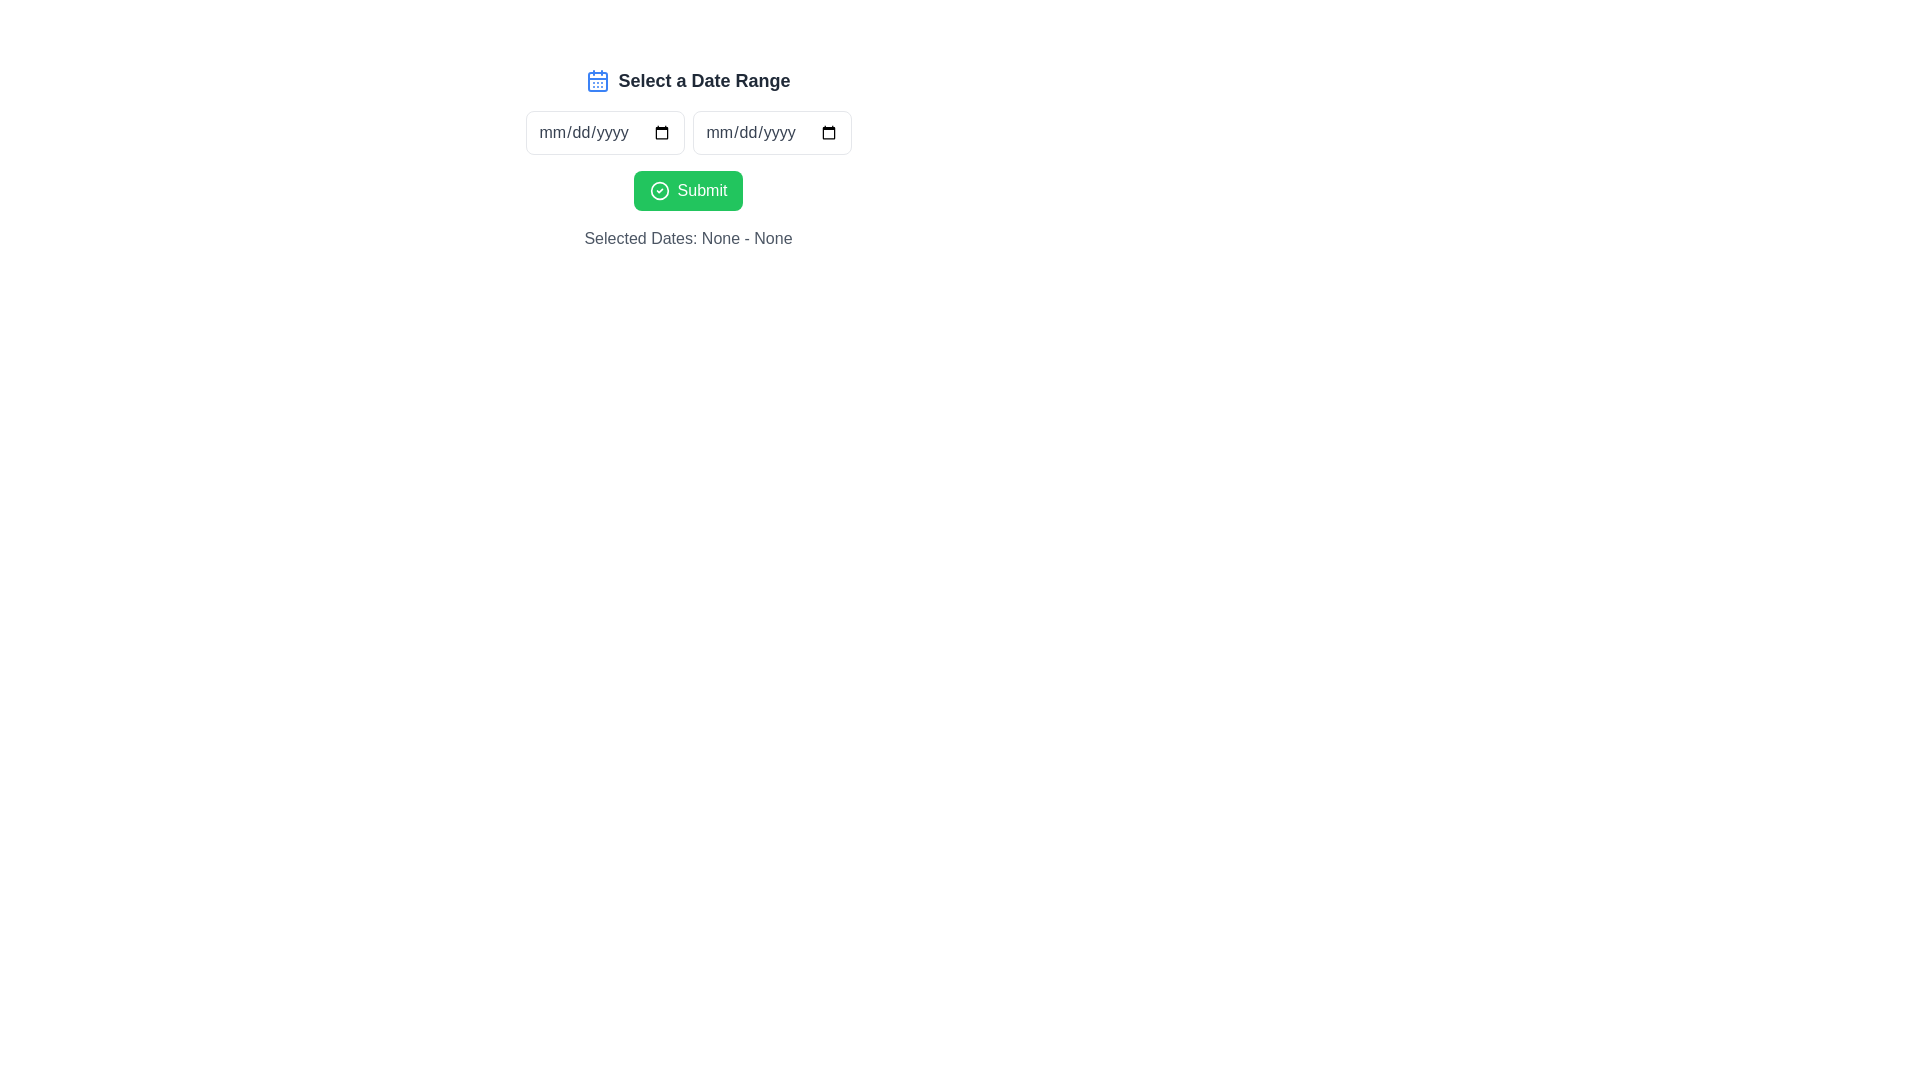  I want to click on the Text Label that serves as a heading for the date range selection, positioned to the right of the calendar icon and above the date inputs, so click(704, 80).